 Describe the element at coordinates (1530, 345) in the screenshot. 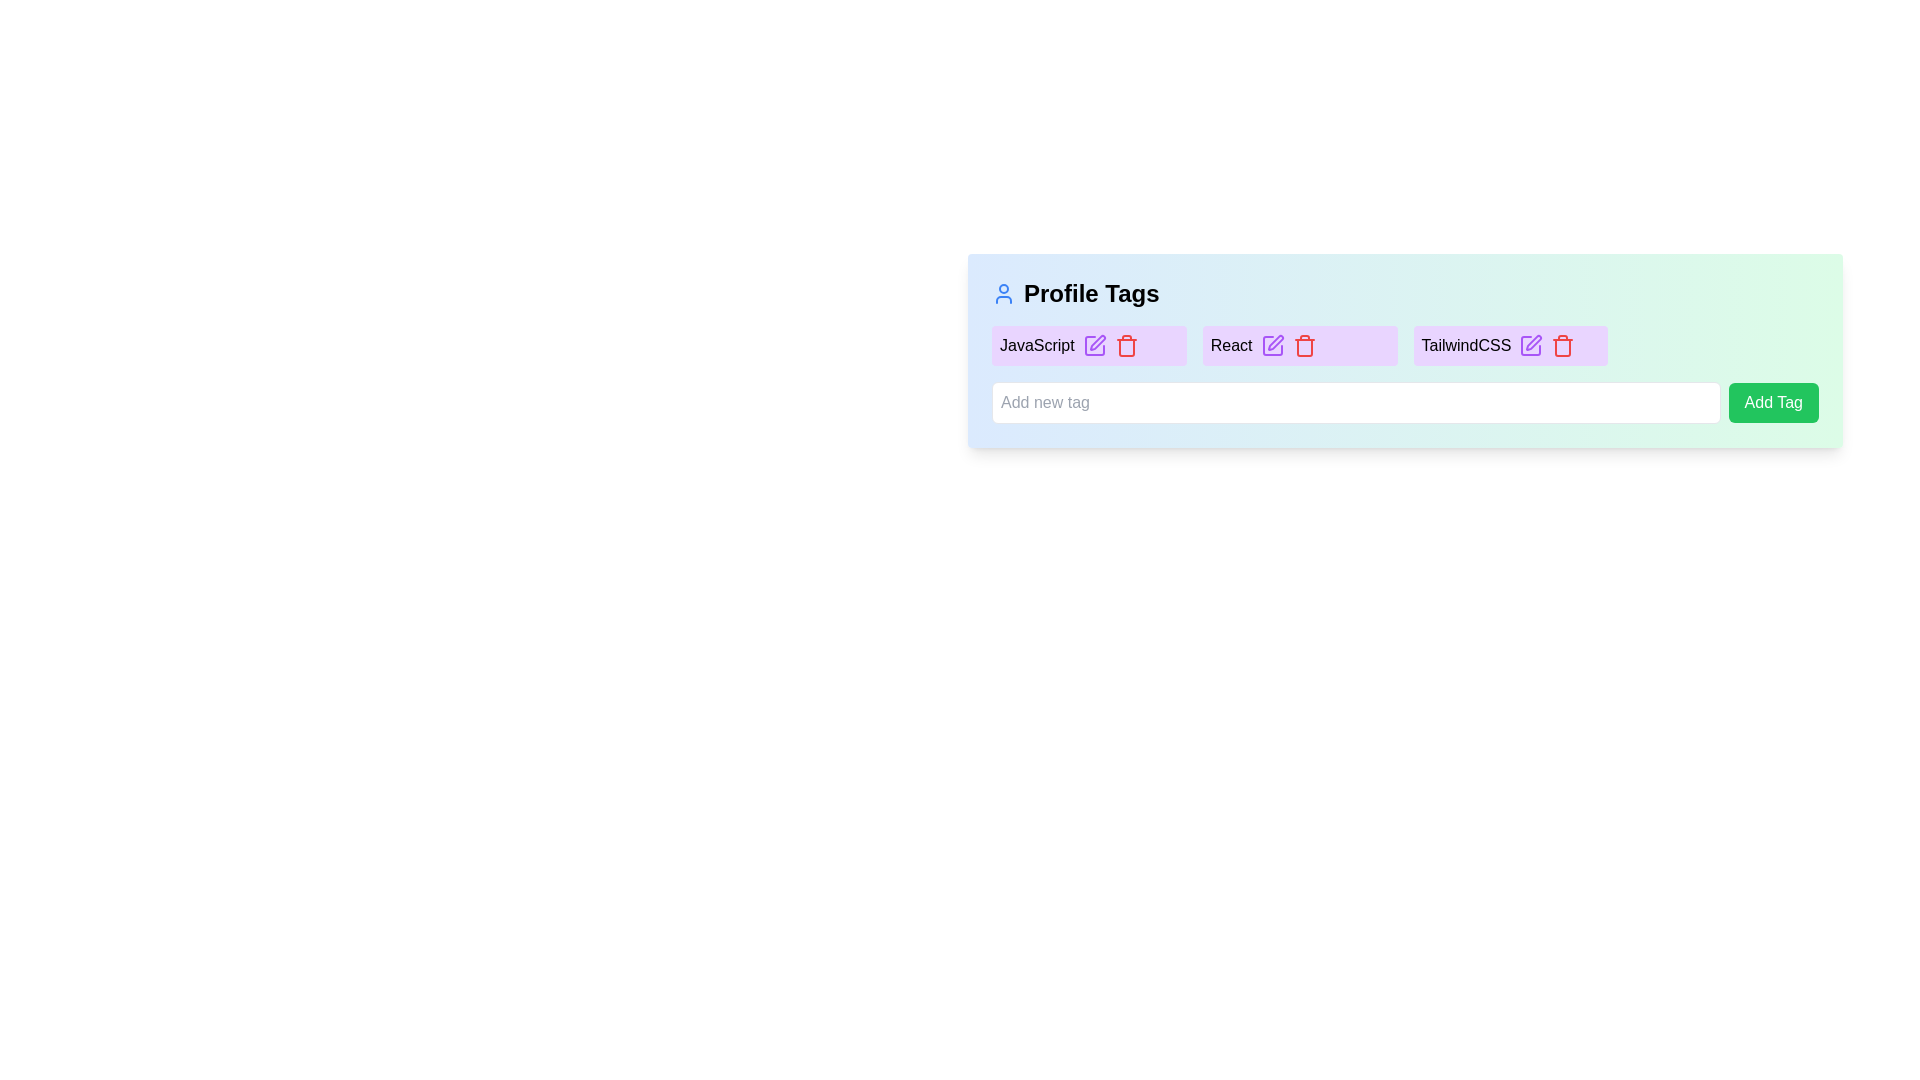

I see `the Pen SVG icon located to the right of the 'TailwindCSS' label` at that location.